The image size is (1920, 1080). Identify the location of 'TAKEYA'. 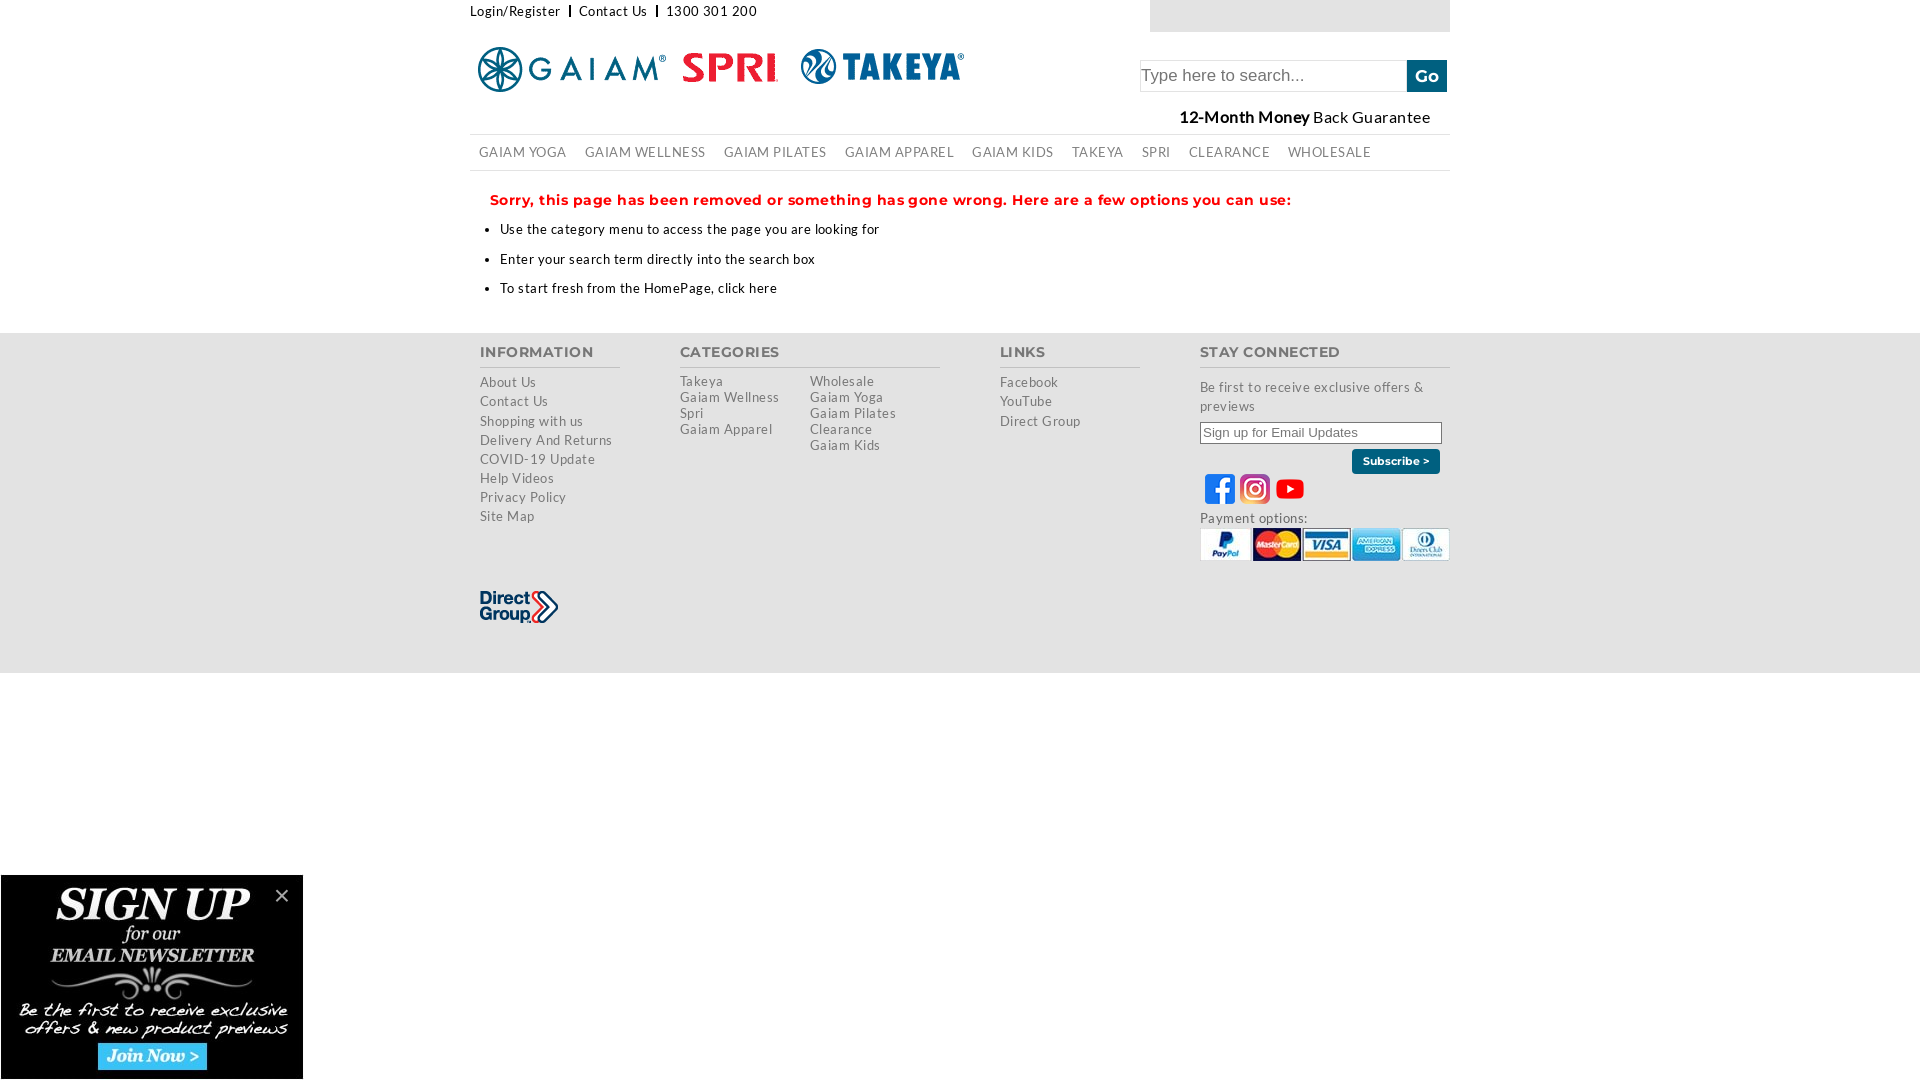
(1097, 151).